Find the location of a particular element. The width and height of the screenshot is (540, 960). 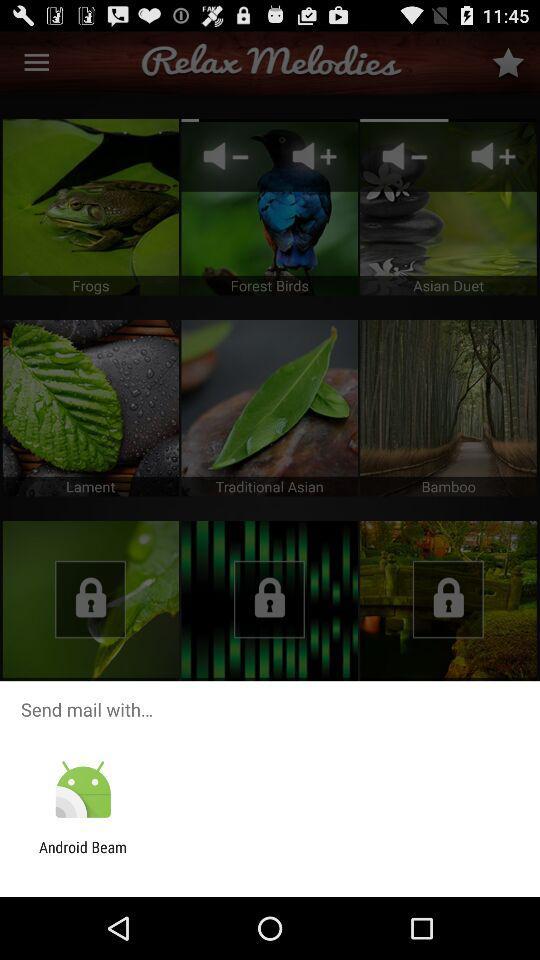

the android beam icon is located at coordinates (82, 855).